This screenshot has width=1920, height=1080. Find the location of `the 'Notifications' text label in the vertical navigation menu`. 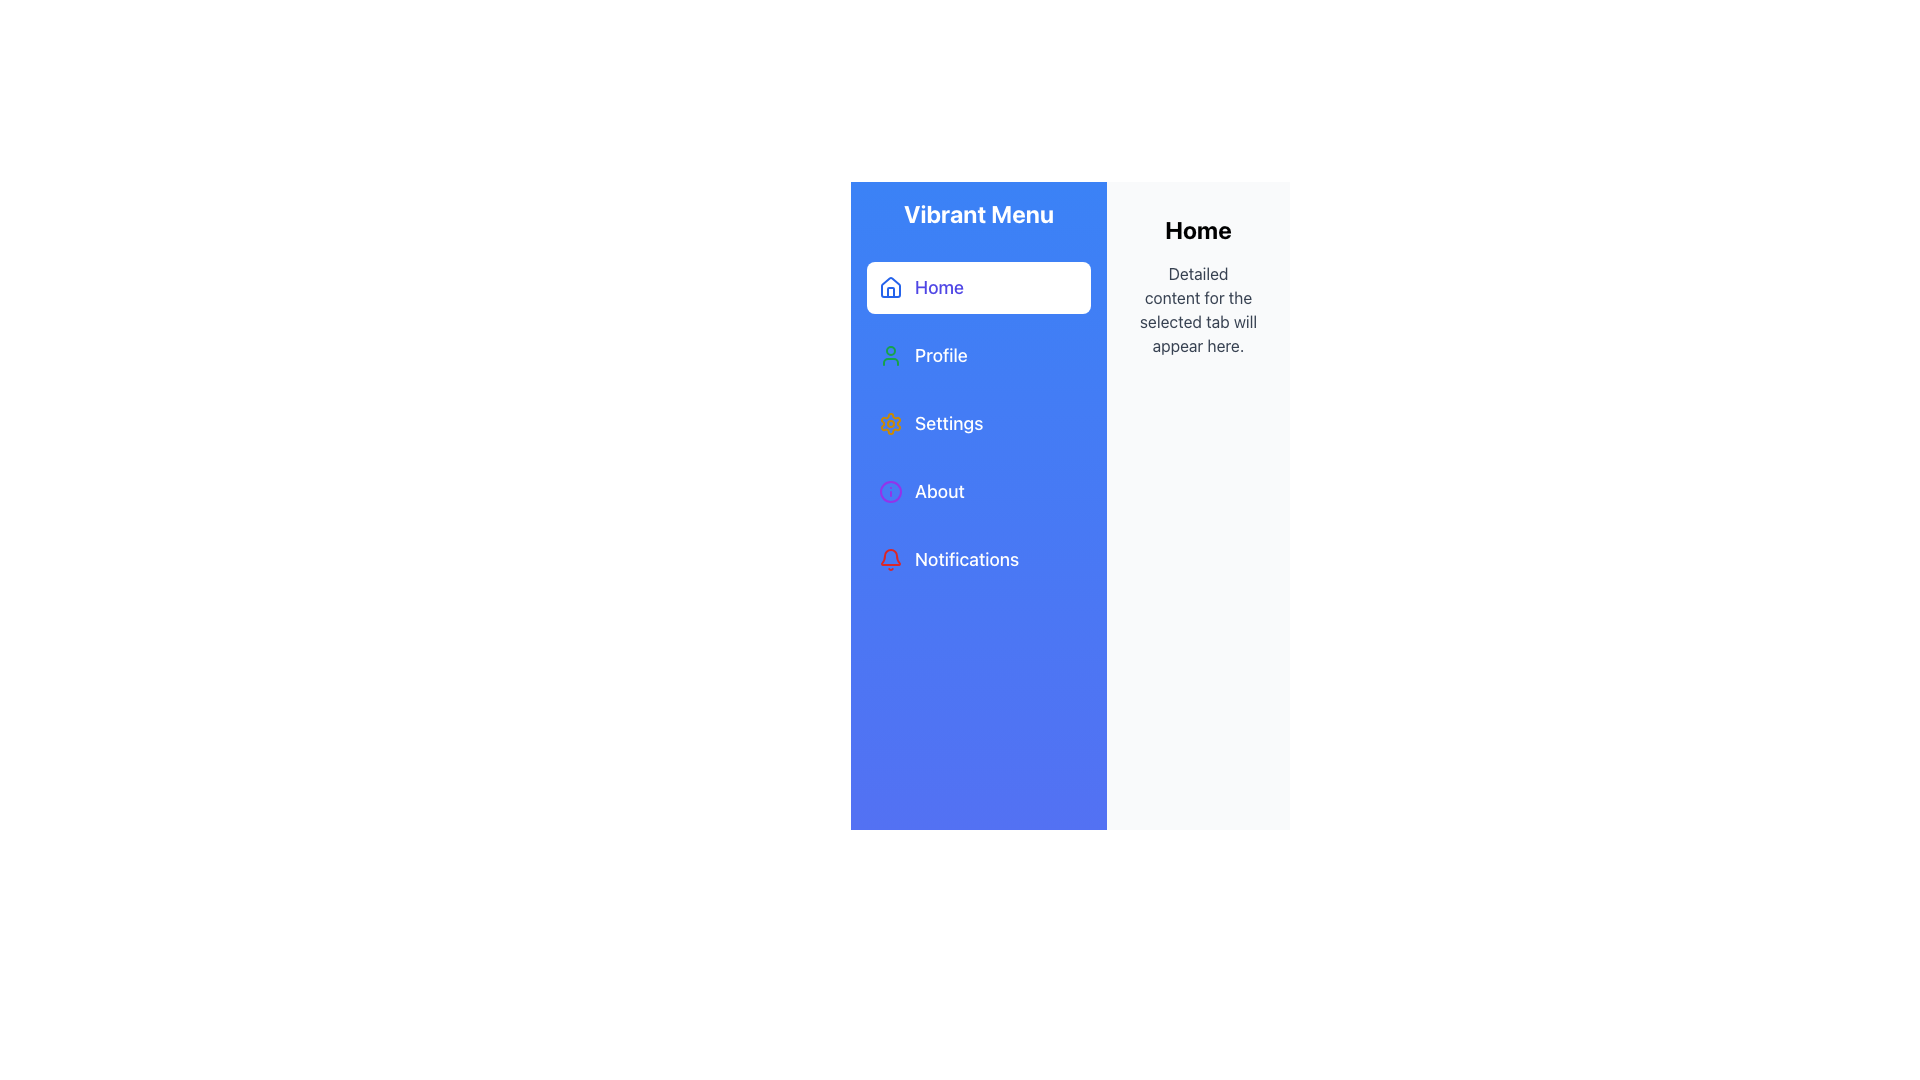

the 'Notifications' text label in the vertical navigation menu is located at coordinates (967, 559).